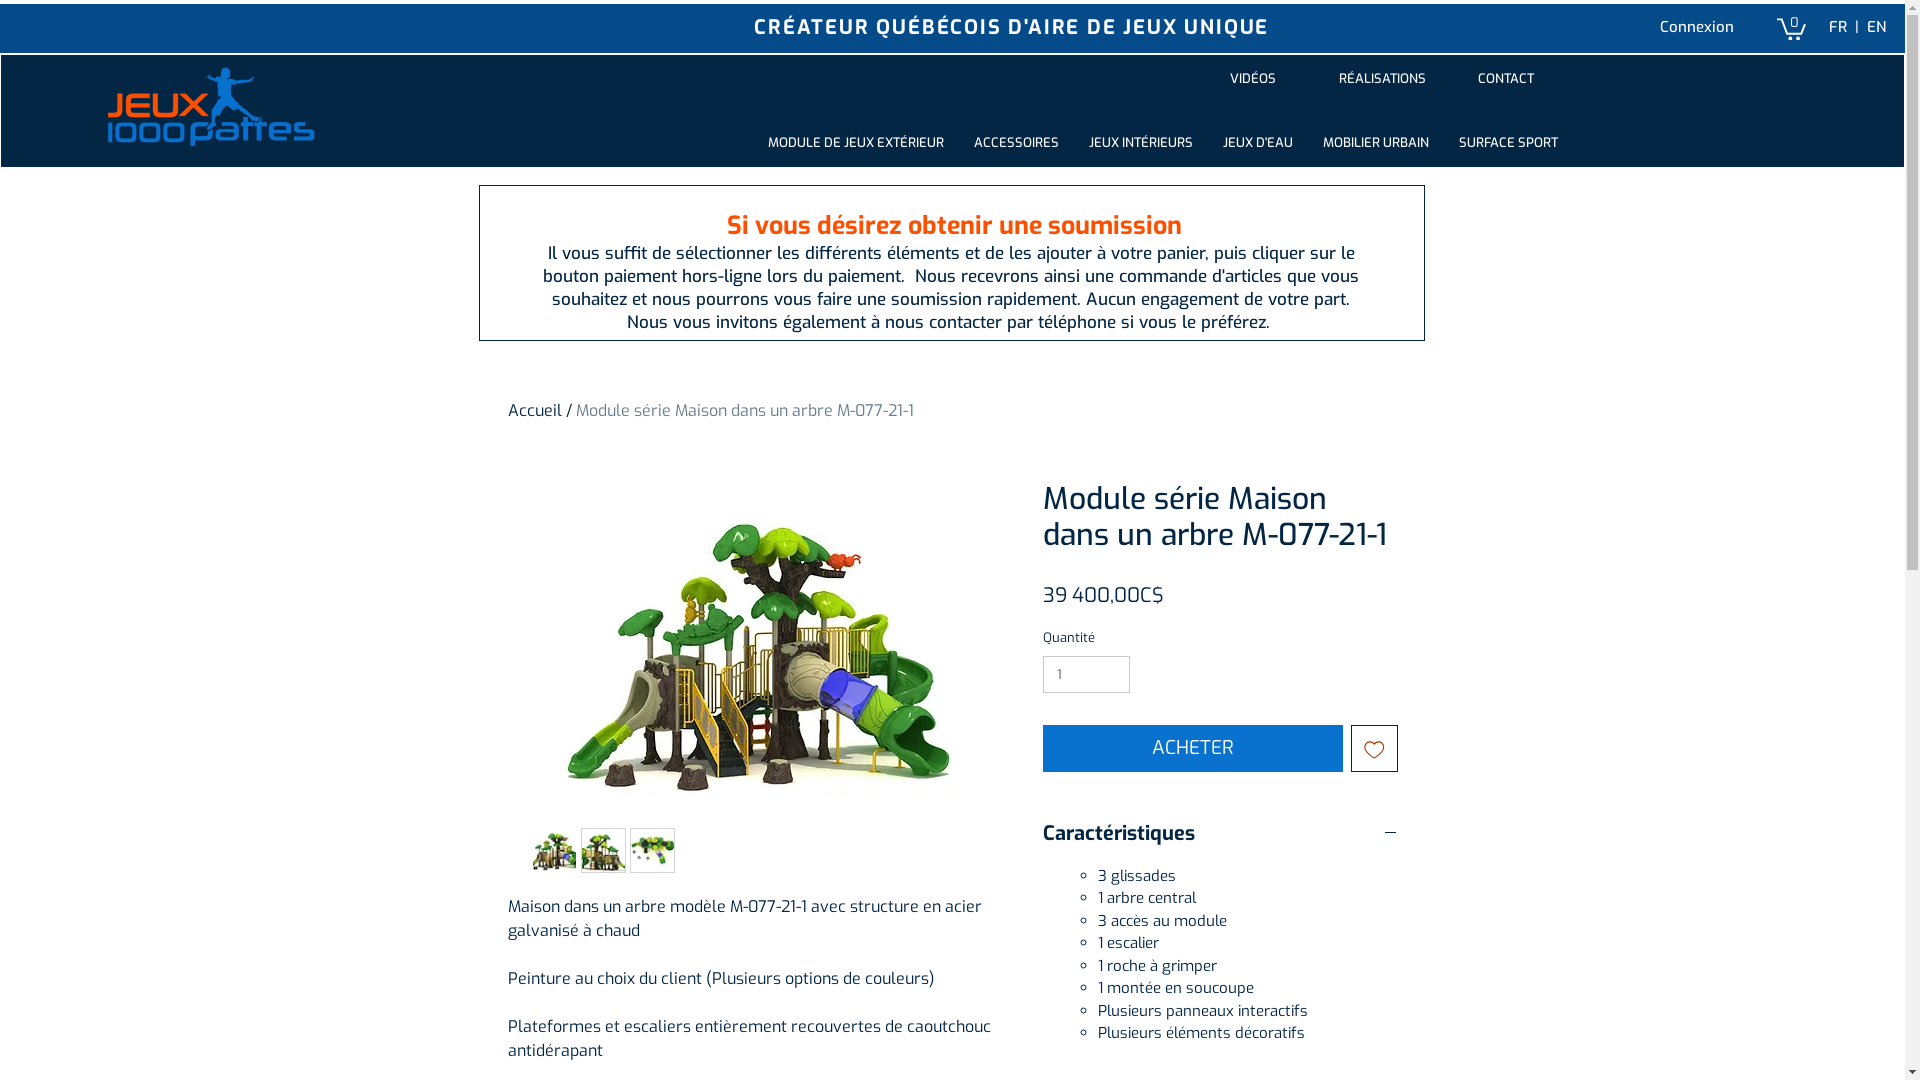 This screenshot has height=1080, width=1920. Describe the element at coordinates (534, 409) in the screenshot. I see `'Accueil'` at that location.